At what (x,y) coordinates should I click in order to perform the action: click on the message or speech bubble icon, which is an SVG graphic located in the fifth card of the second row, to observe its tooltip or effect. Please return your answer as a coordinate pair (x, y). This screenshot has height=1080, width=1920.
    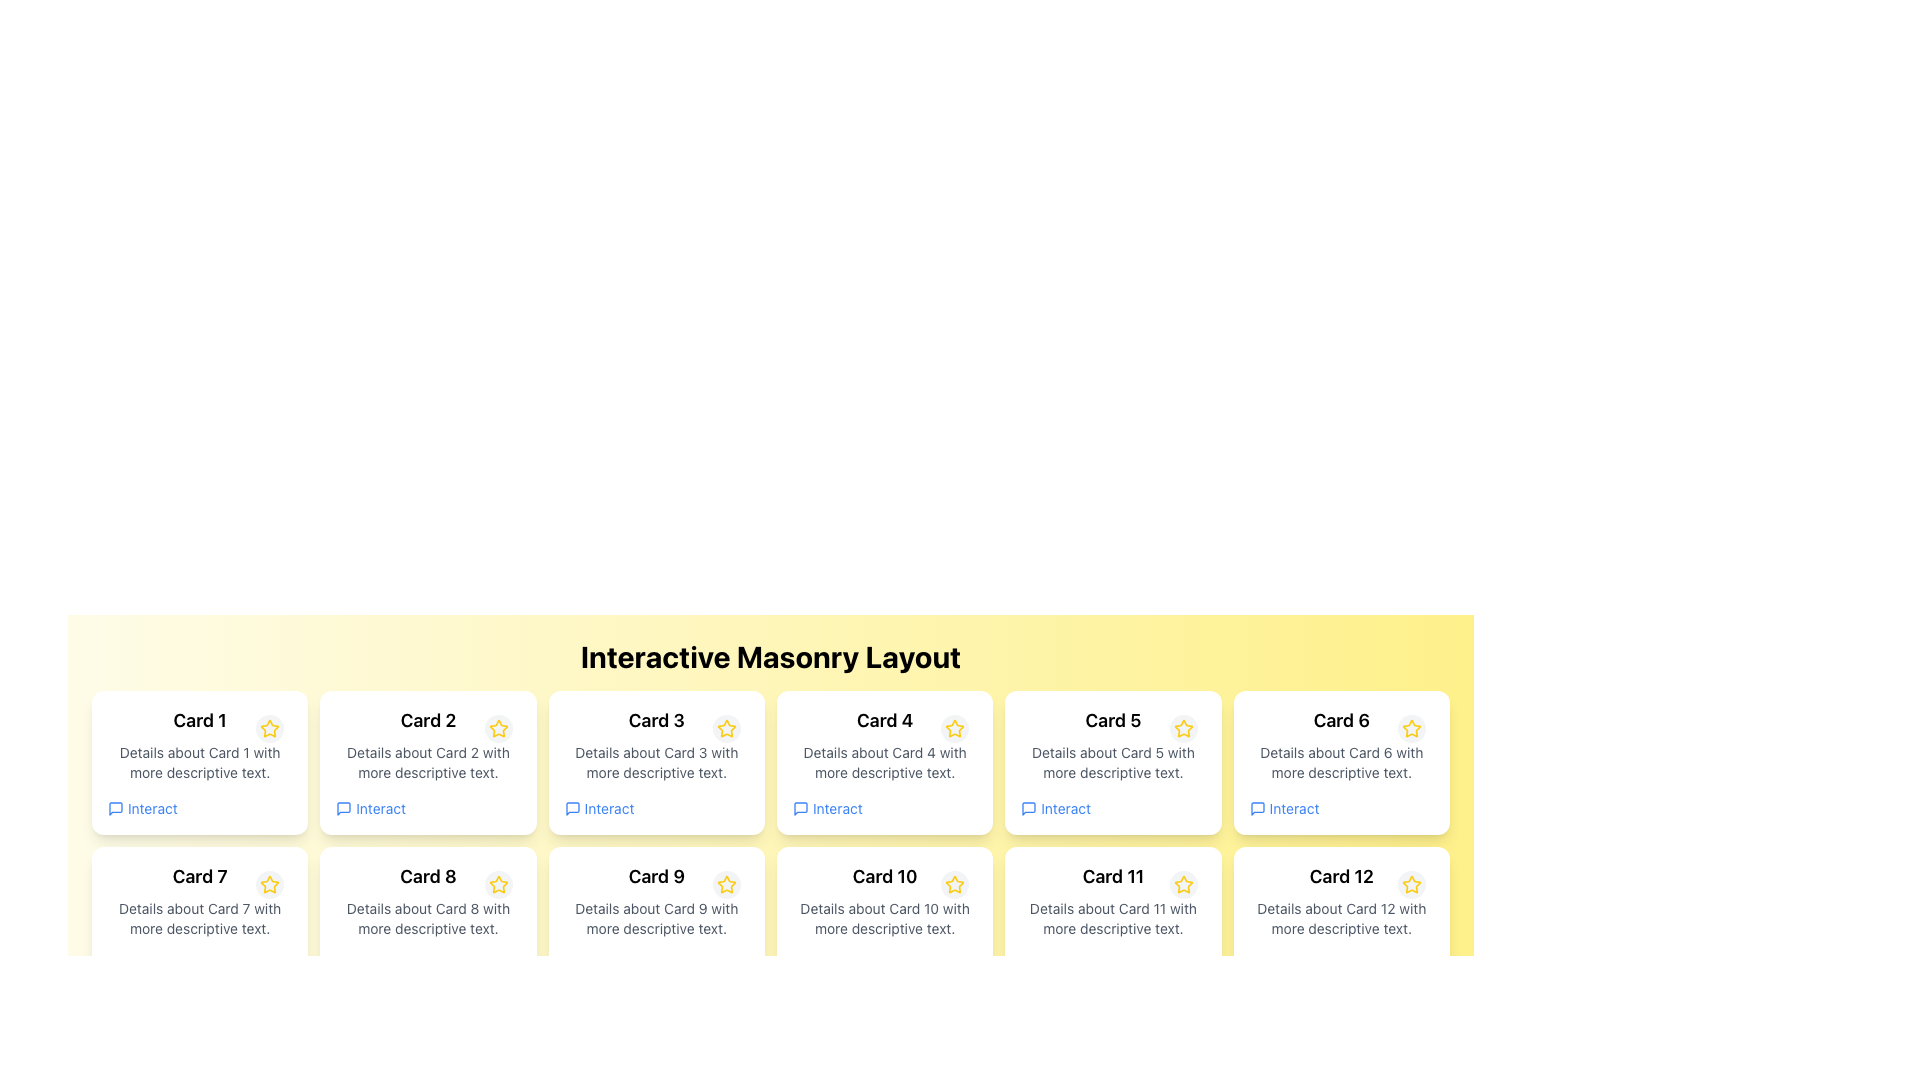
    Looking at the image, I should click on (1029, 808).